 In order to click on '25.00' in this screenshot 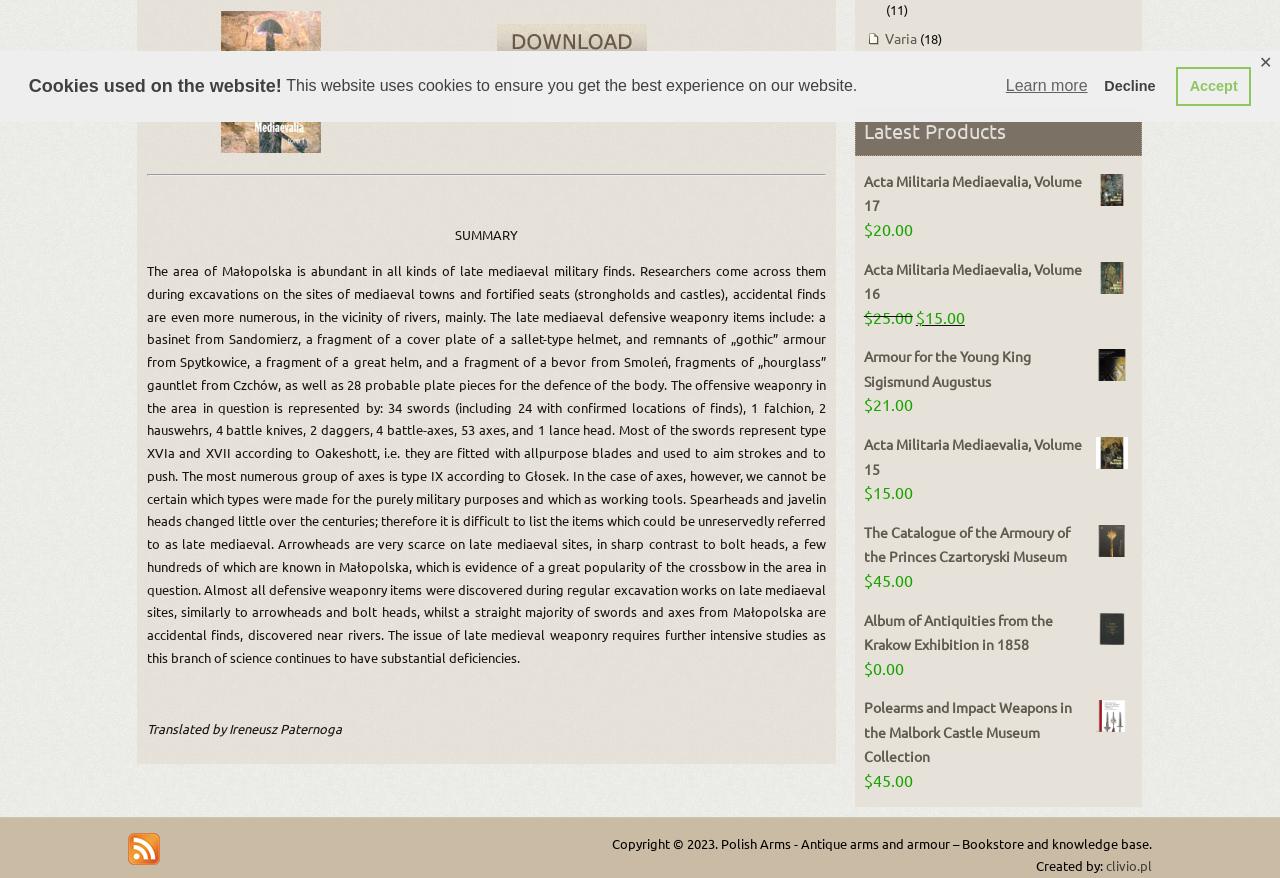, I will do `click(891, 315)`.